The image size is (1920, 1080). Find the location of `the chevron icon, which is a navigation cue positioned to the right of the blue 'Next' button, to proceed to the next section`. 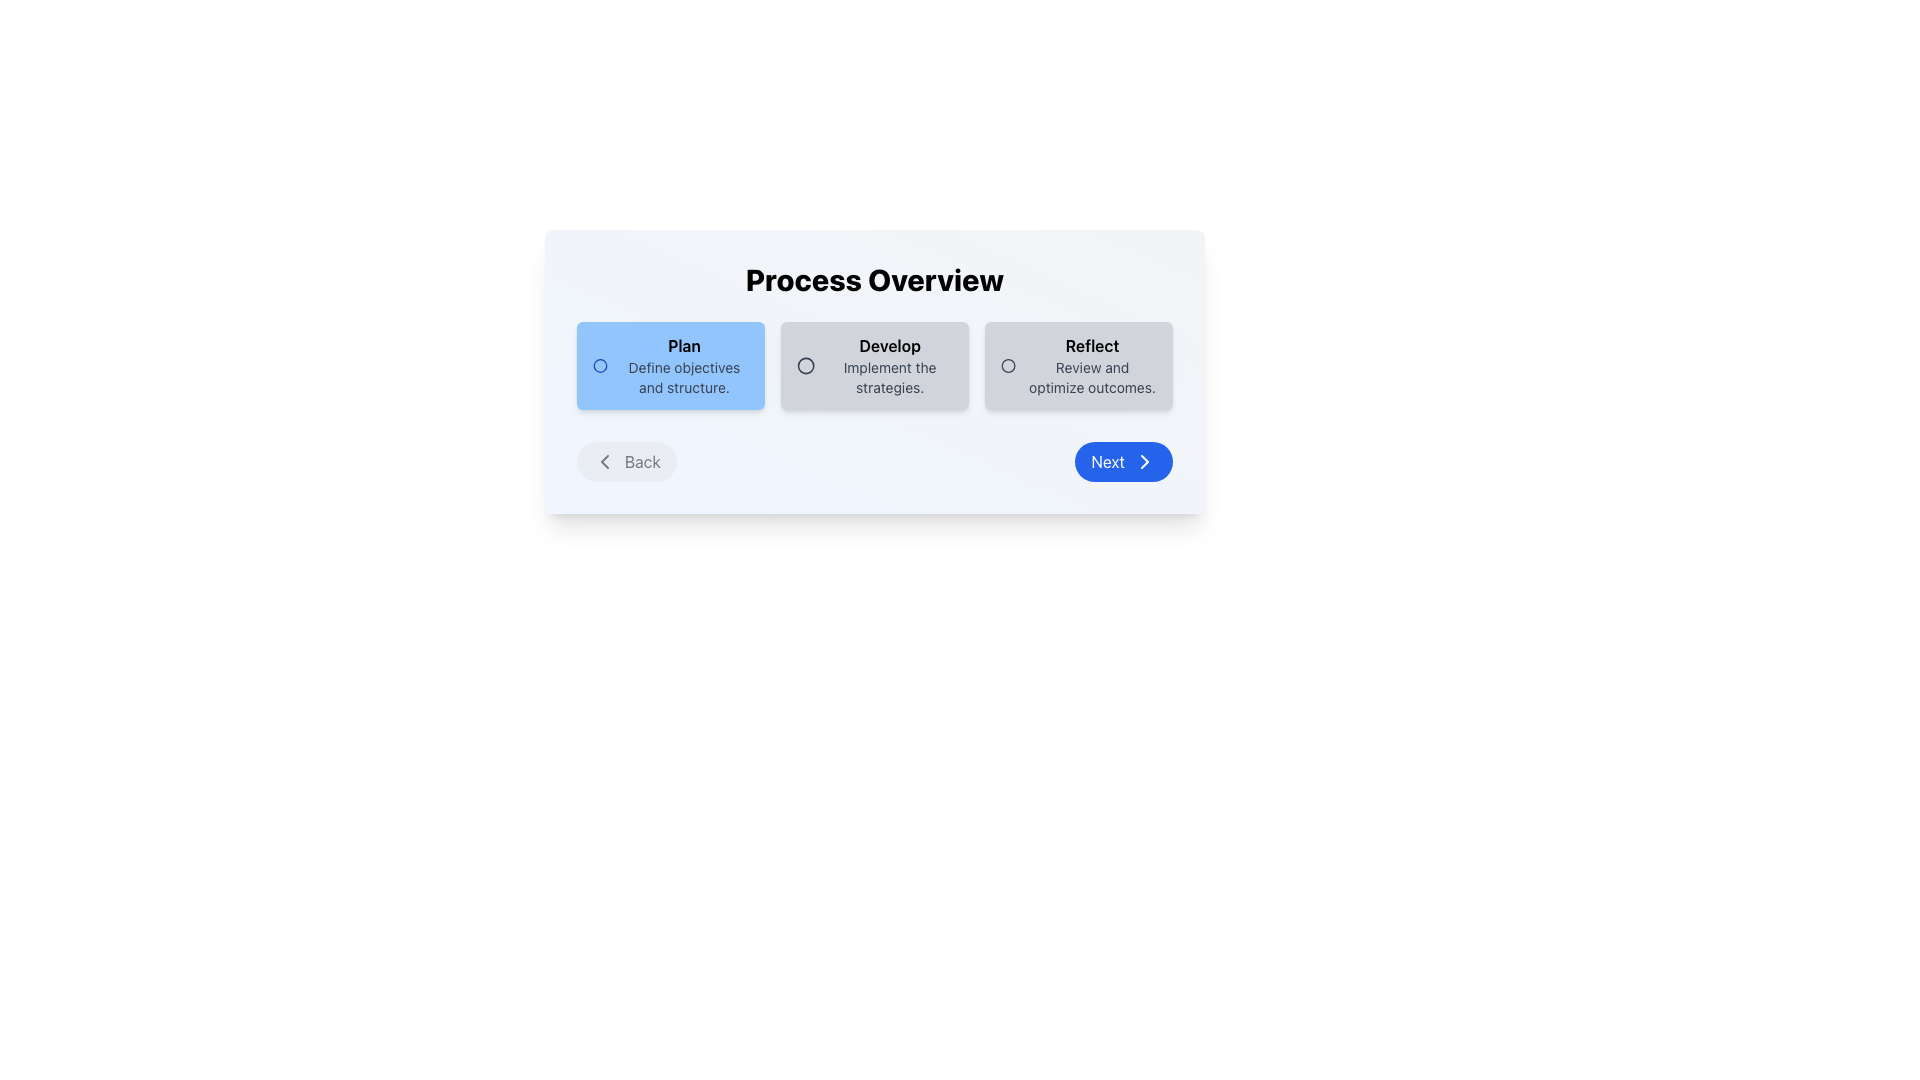

the chevron icon, which is a navigation cue positioned to the right of the blue 'Next' button, to proceed to the next section is located at coordinates (1145, 462).